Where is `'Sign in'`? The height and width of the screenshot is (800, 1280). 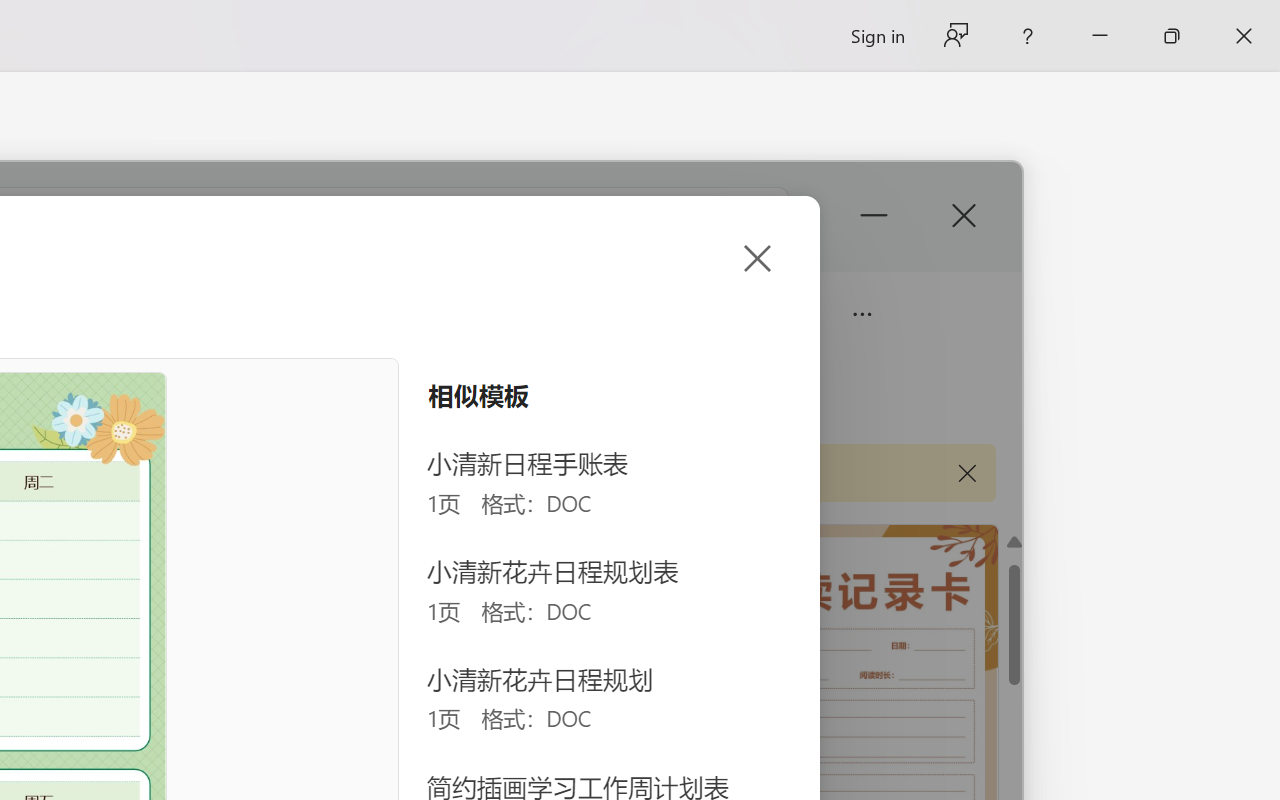
'Sign in' is located at coordinates (876, 34).